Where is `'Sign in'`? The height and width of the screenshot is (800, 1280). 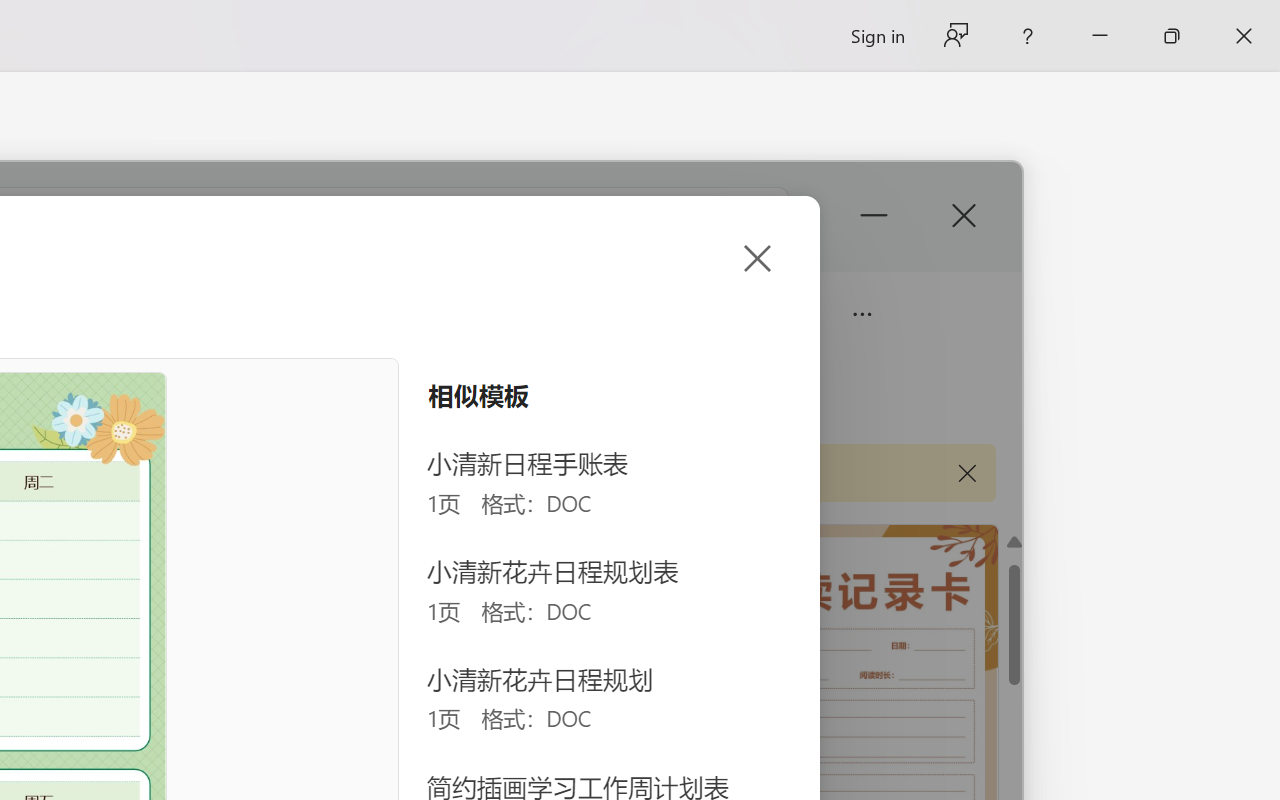
'Sign in' is located at coordinates (876, 34).